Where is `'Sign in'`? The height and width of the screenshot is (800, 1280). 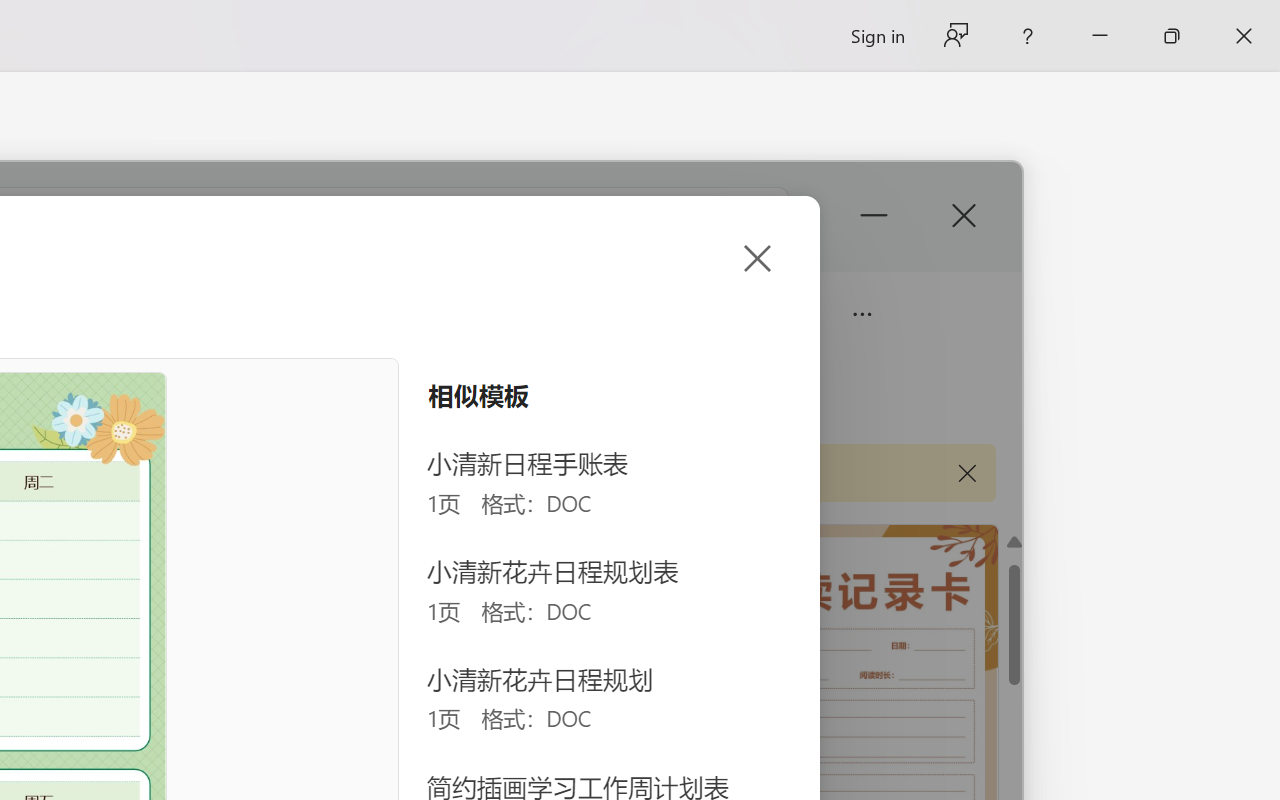
'Sign in' is located at coordinates (876, 34).